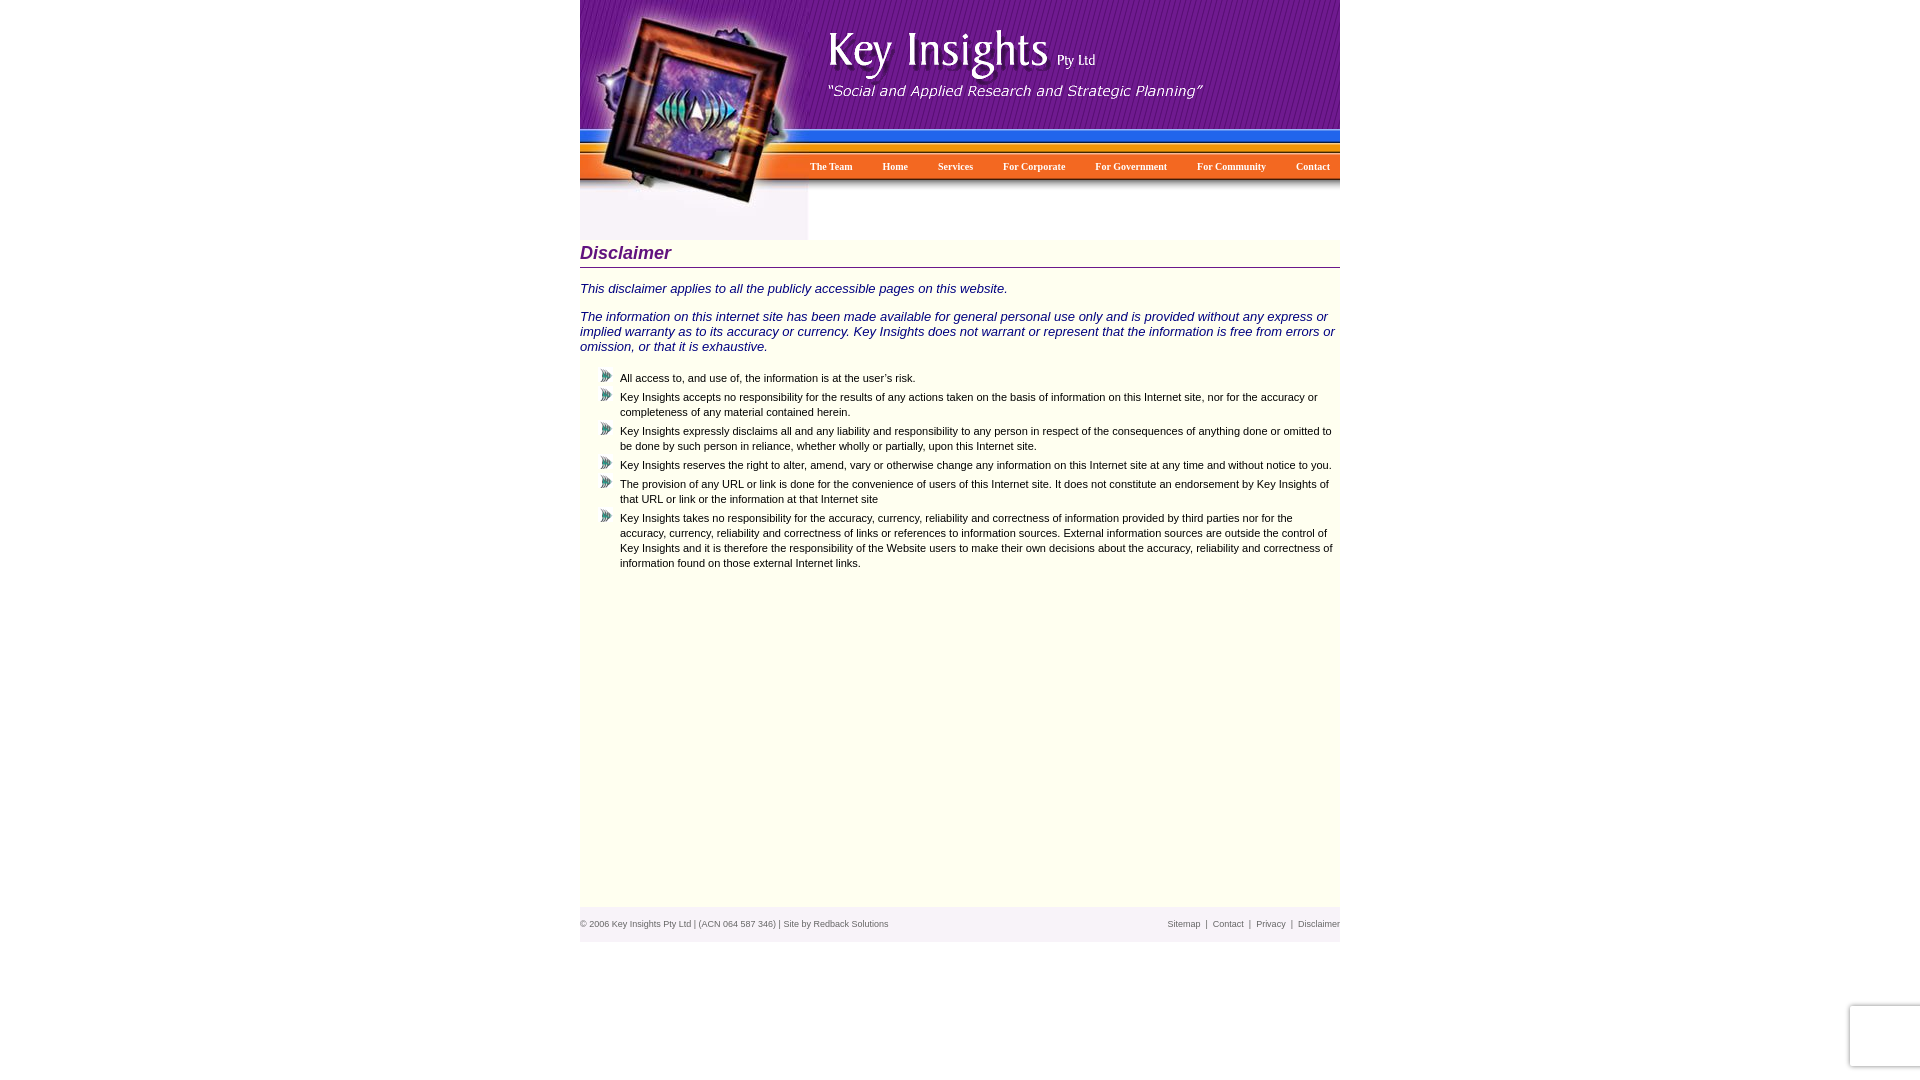 The image size is (1920, 1080). What do you see at coordinates (1195, 164) in the screenshot?
I see `'For Community'` at bounding box center [1195, 164].